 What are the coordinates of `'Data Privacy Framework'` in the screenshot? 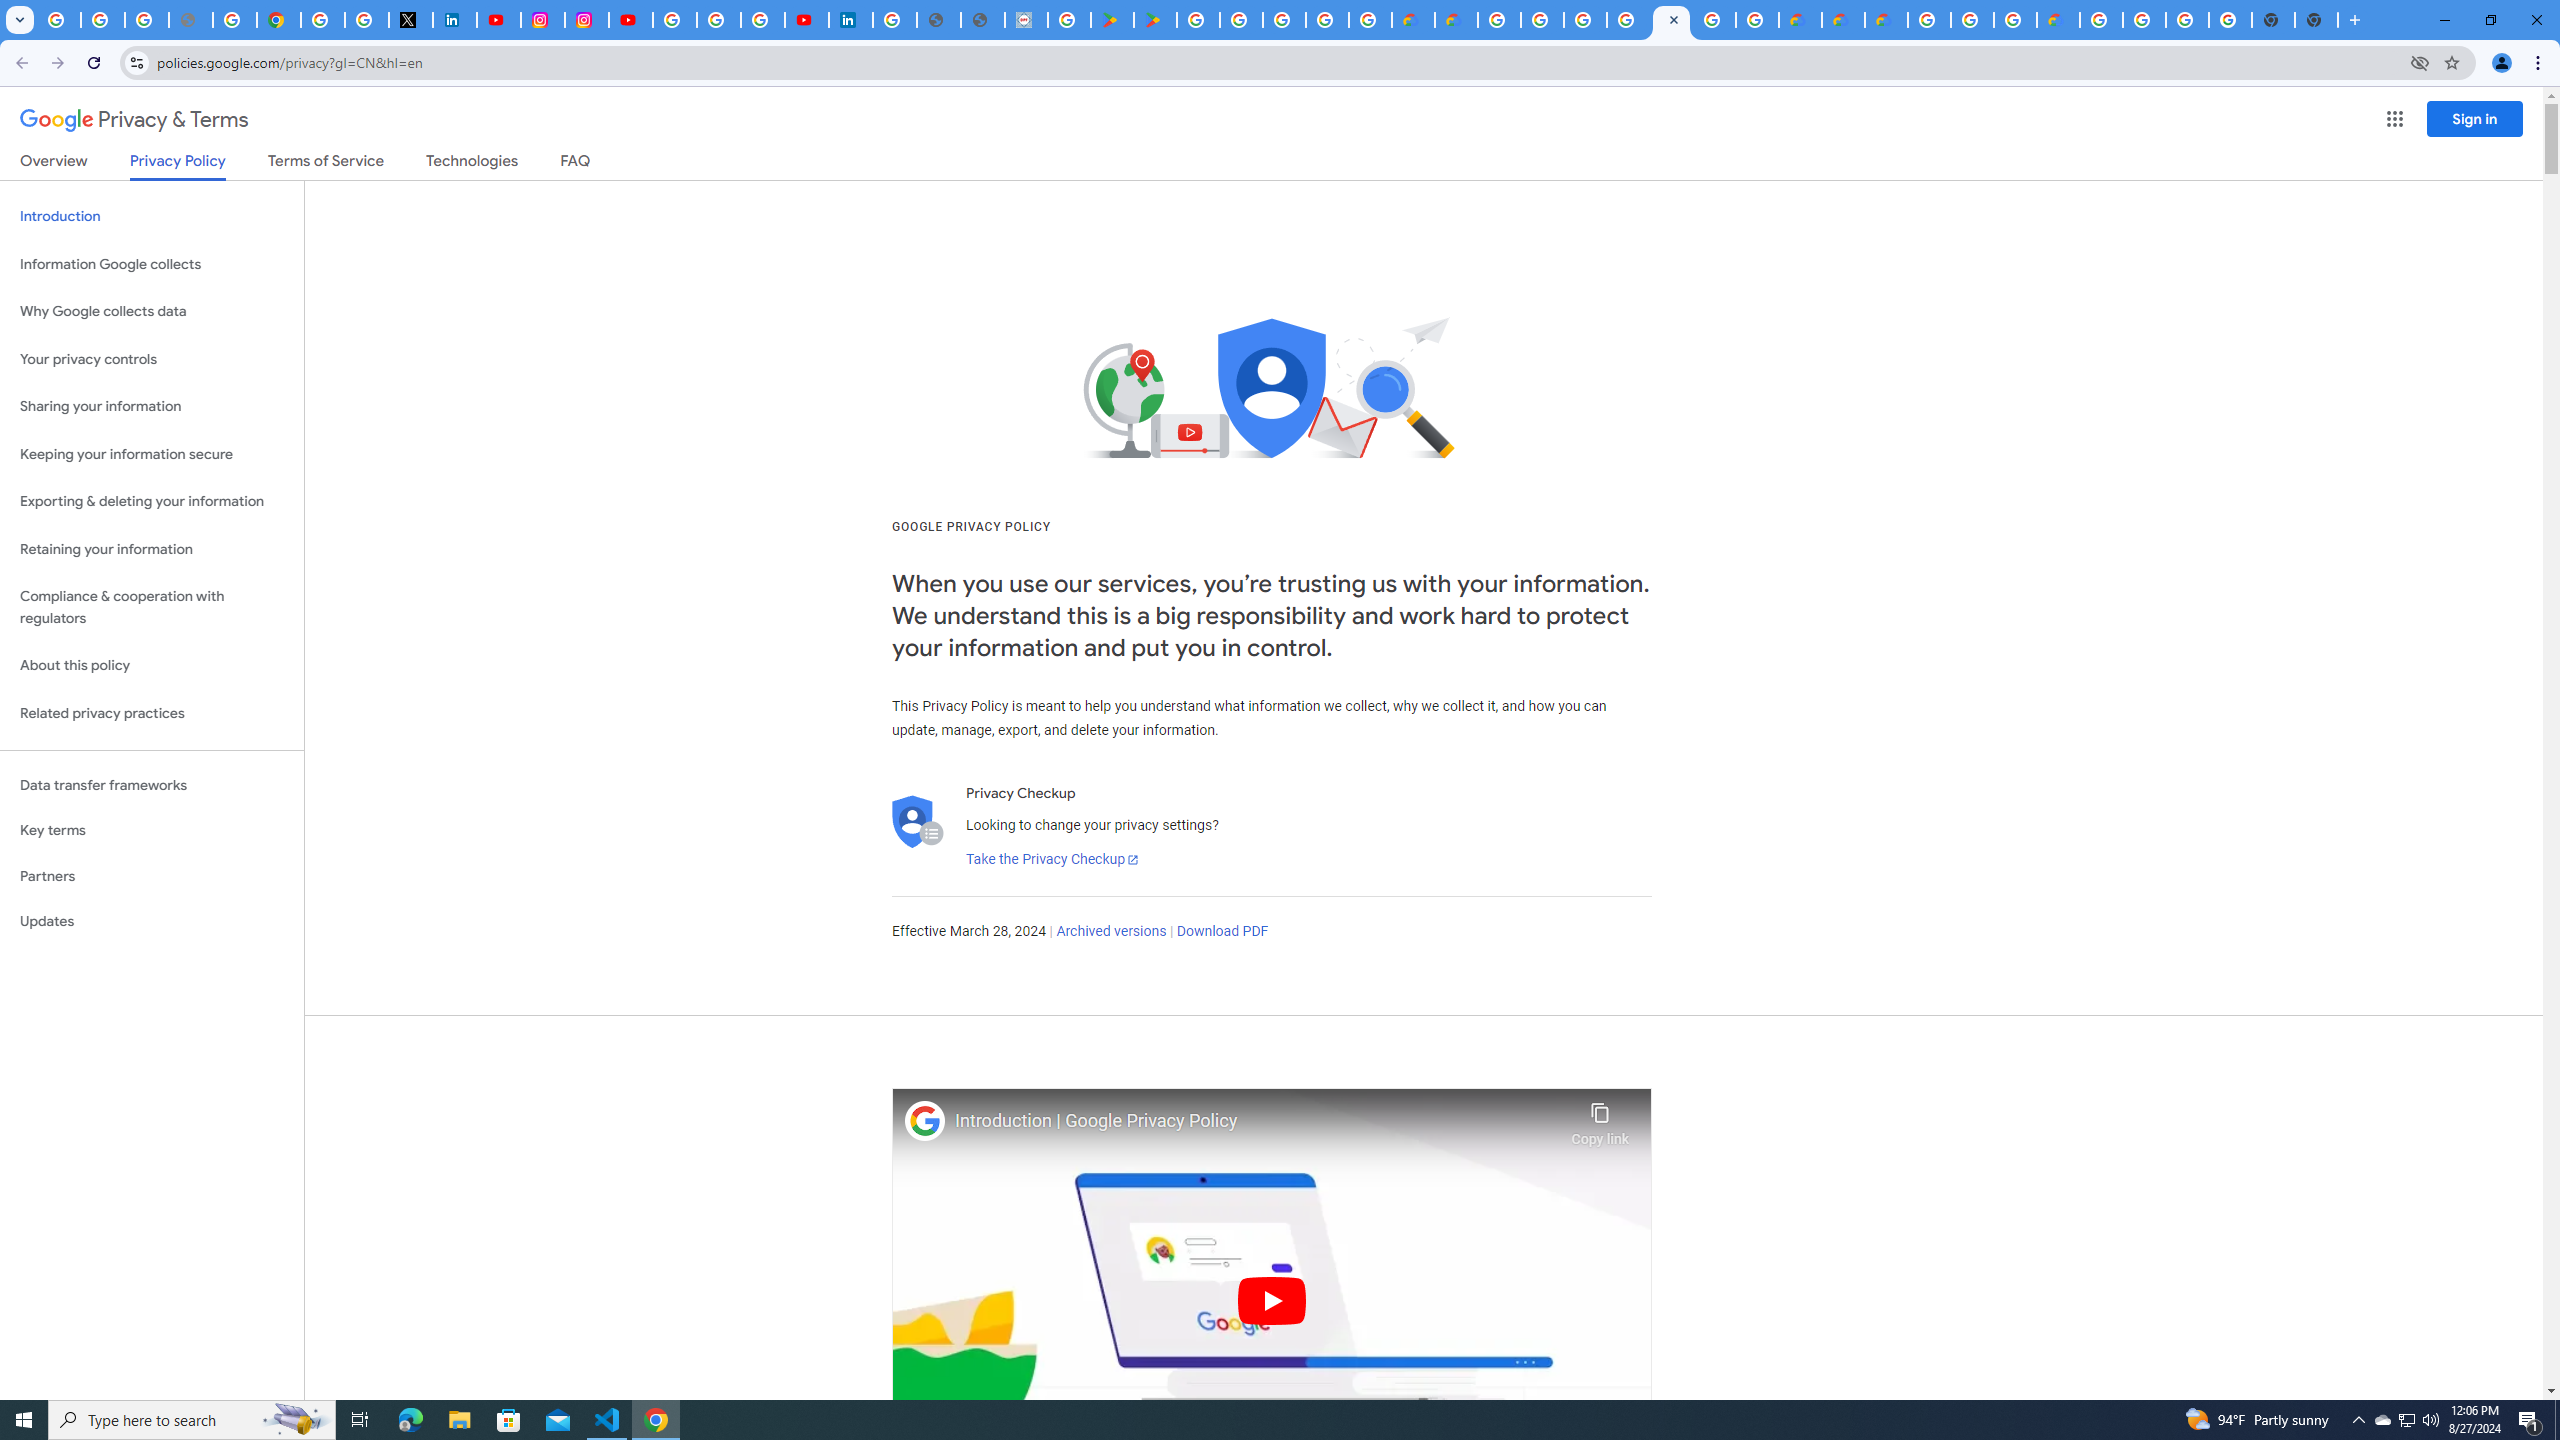 It's located at (1026, 19).